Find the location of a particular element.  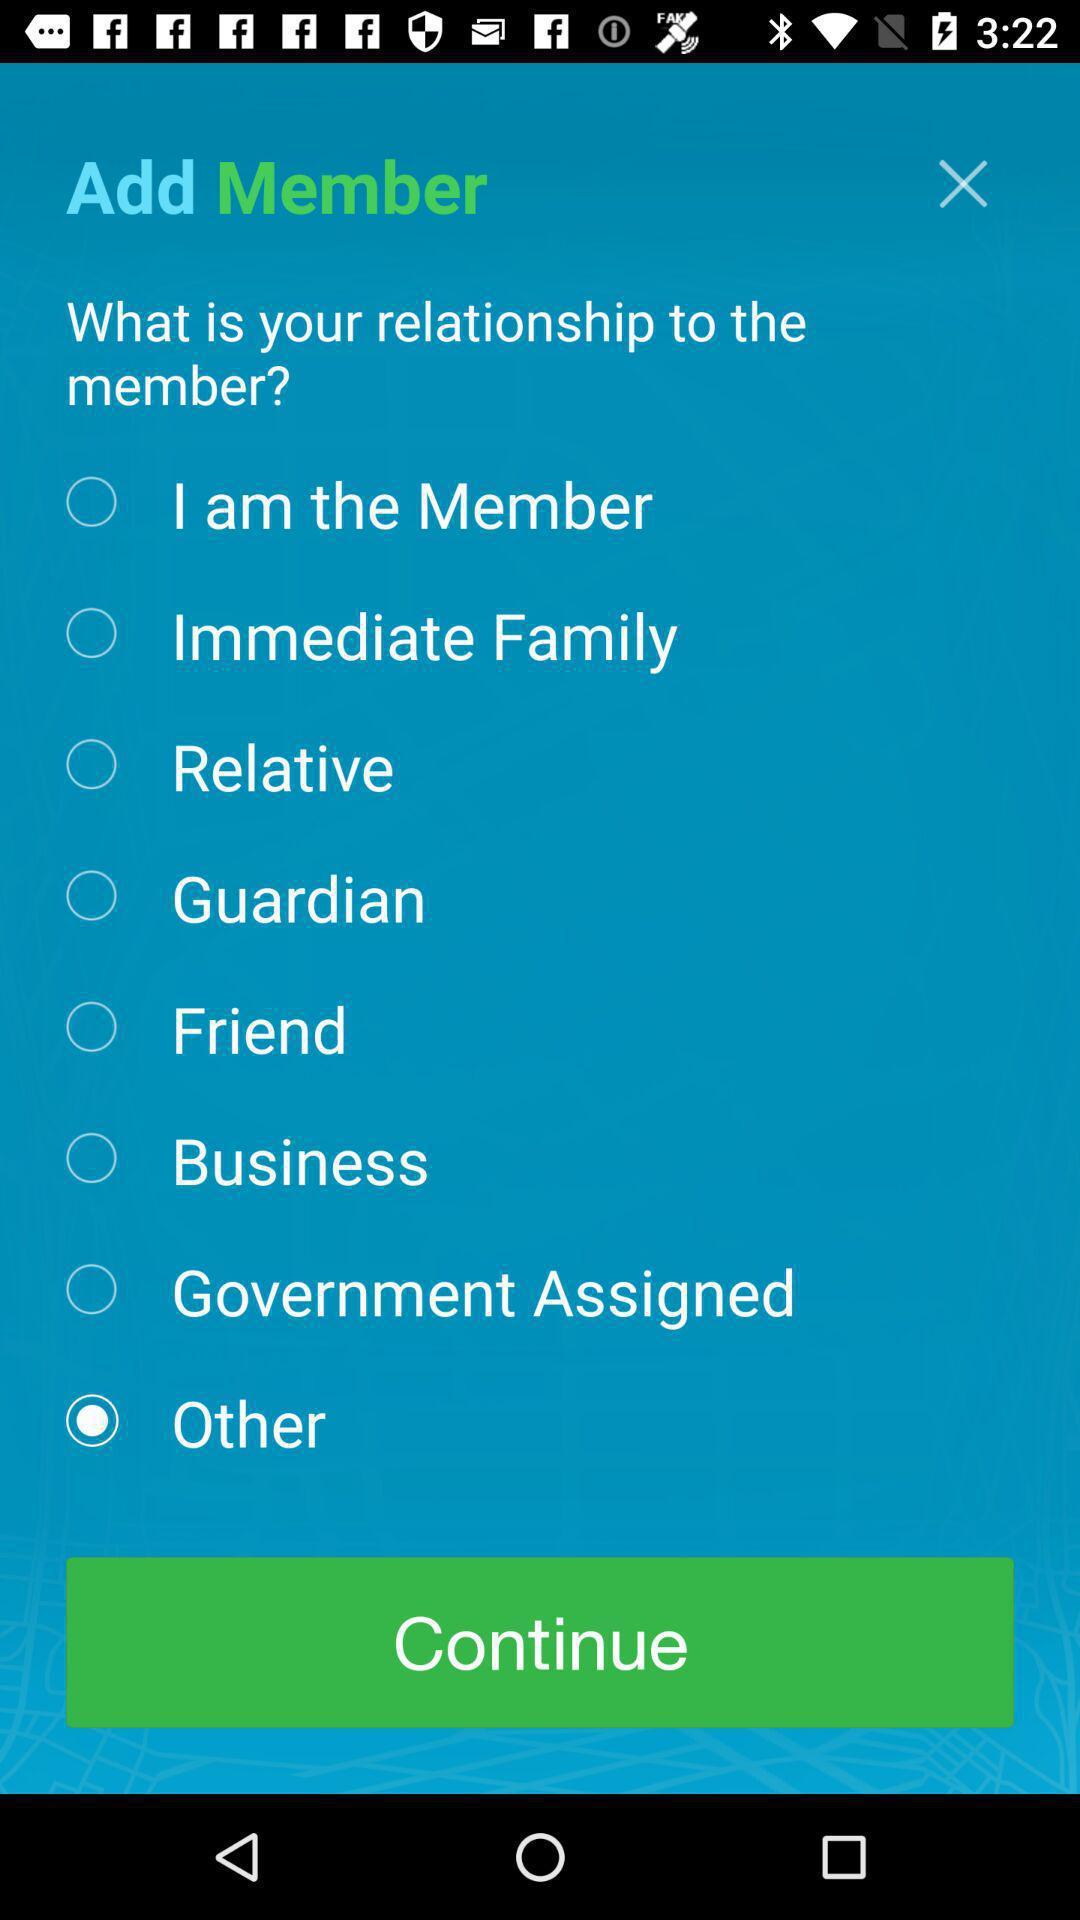

the icon above guardian icon is located at coordinates (282, 763).